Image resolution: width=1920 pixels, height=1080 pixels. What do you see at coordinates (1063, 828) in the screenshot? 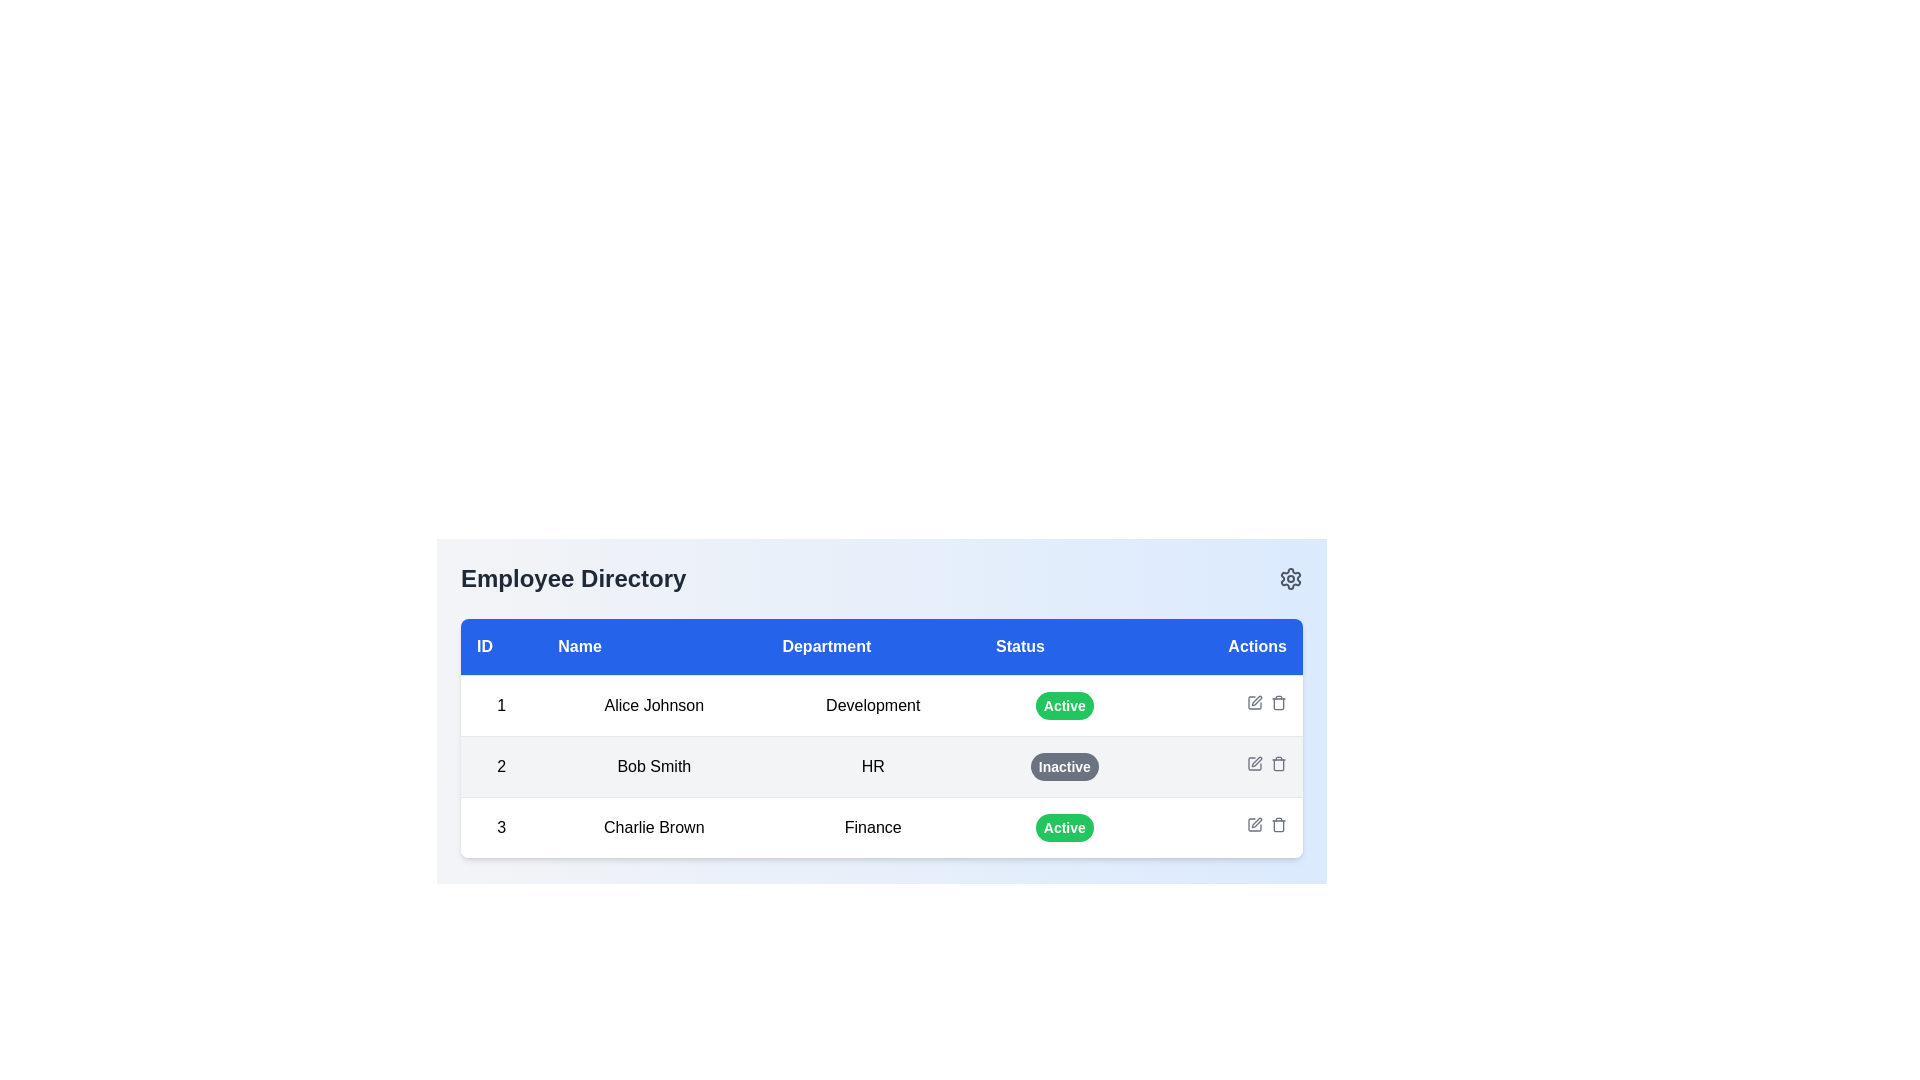
I see `the green 'Active' status badge located in the 'Status' column of the third row in the 'Employee Directory' interface, next to the 'Finance' label` at bounding box center [1063, 828].